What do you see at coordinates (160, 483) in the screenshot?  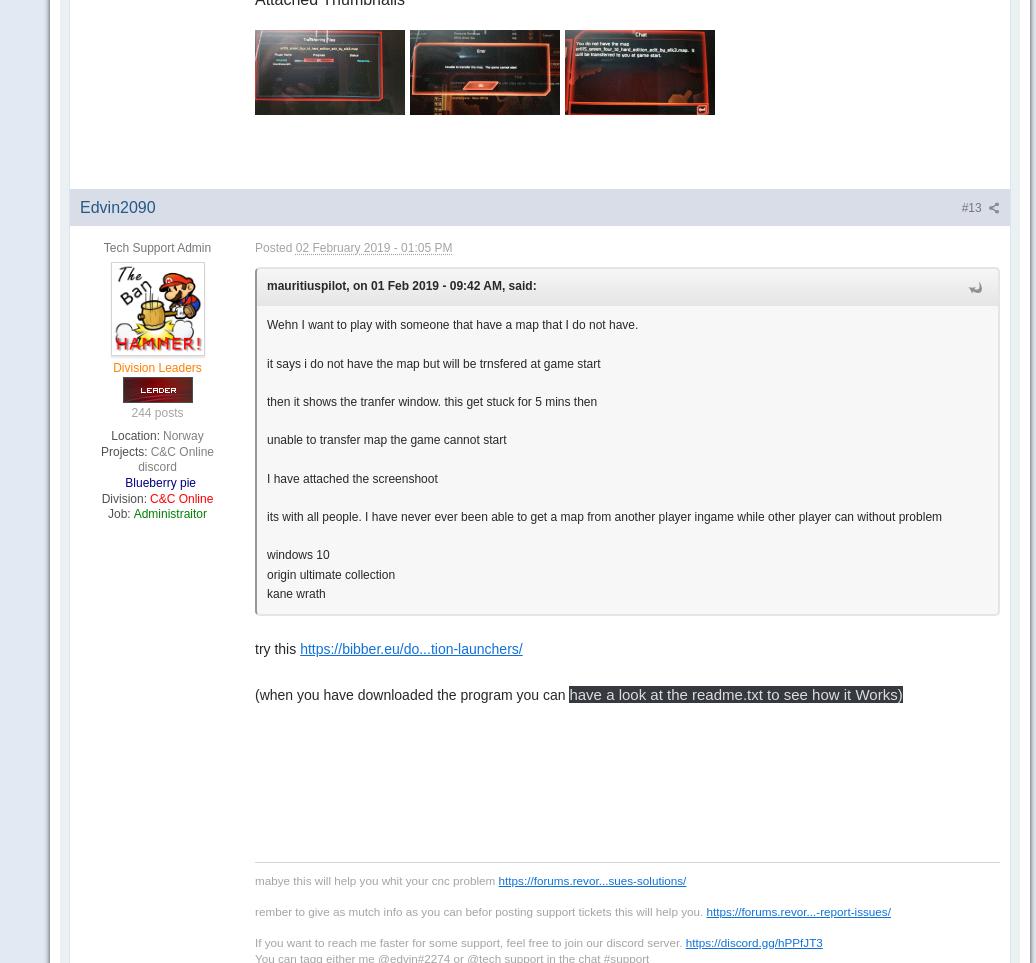 I see `'Blueberry pie'` at bounding box center [160, 483].